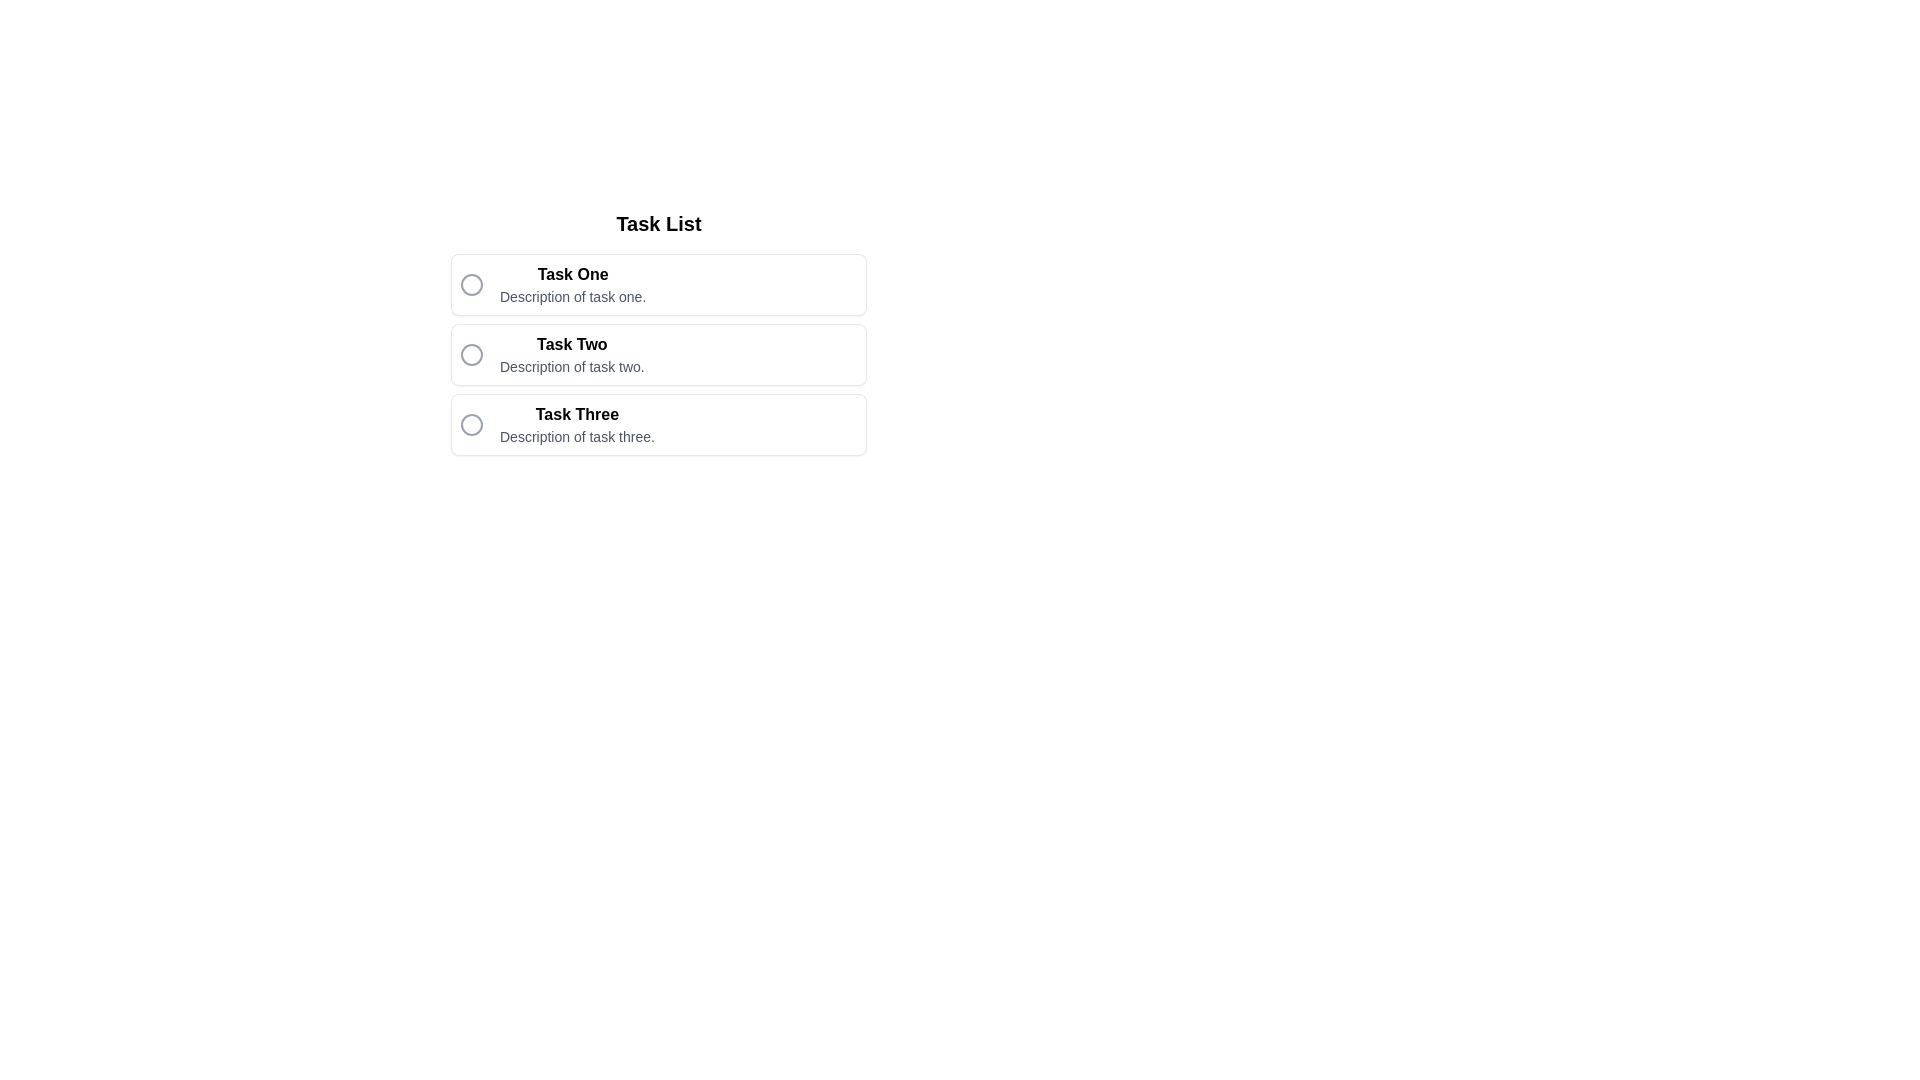  I want to click on descriptive text labeled 'Task One' located in the topmost card of the task list, which is positioned below the 'Task List' heading and accompanied by a circular input icon, so click(572, 285).